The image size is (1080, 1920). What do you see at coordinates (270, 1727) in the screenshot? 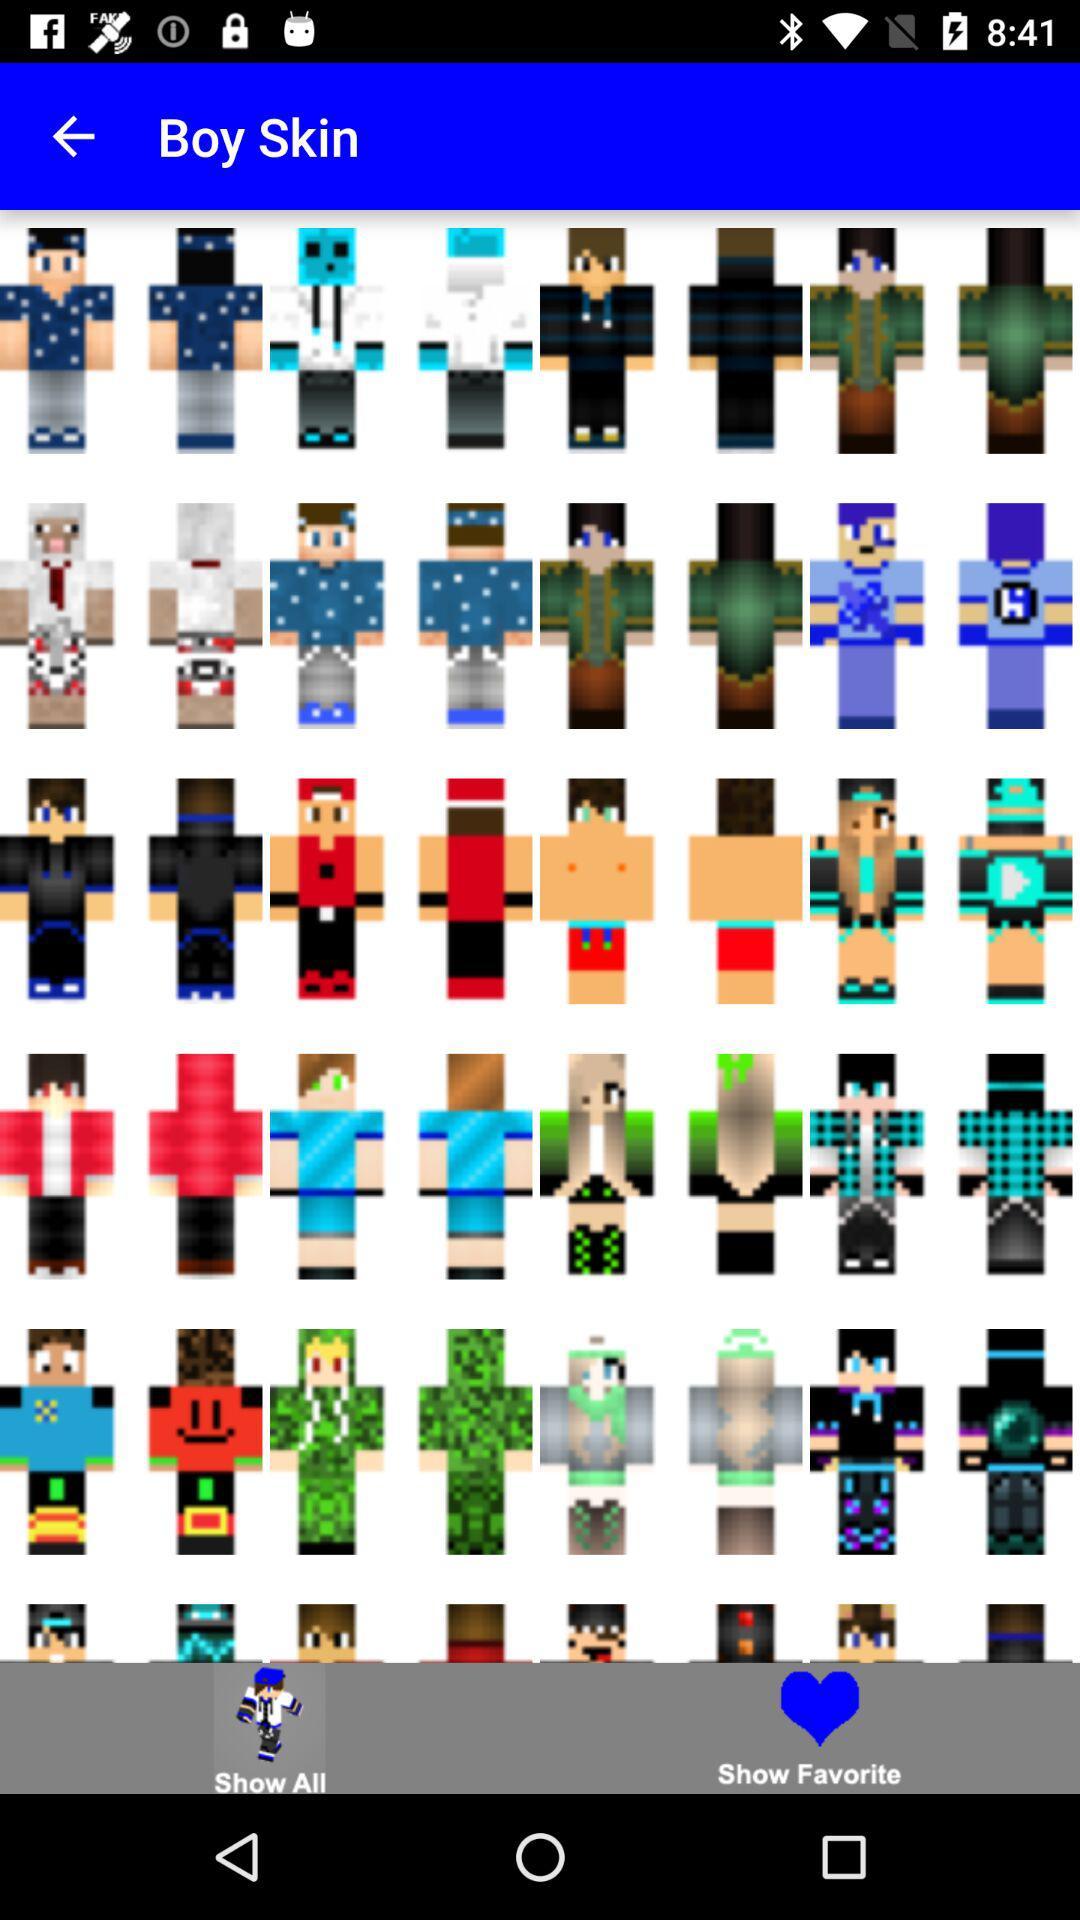
I see `click show all` at bounding box center [270, 1727].